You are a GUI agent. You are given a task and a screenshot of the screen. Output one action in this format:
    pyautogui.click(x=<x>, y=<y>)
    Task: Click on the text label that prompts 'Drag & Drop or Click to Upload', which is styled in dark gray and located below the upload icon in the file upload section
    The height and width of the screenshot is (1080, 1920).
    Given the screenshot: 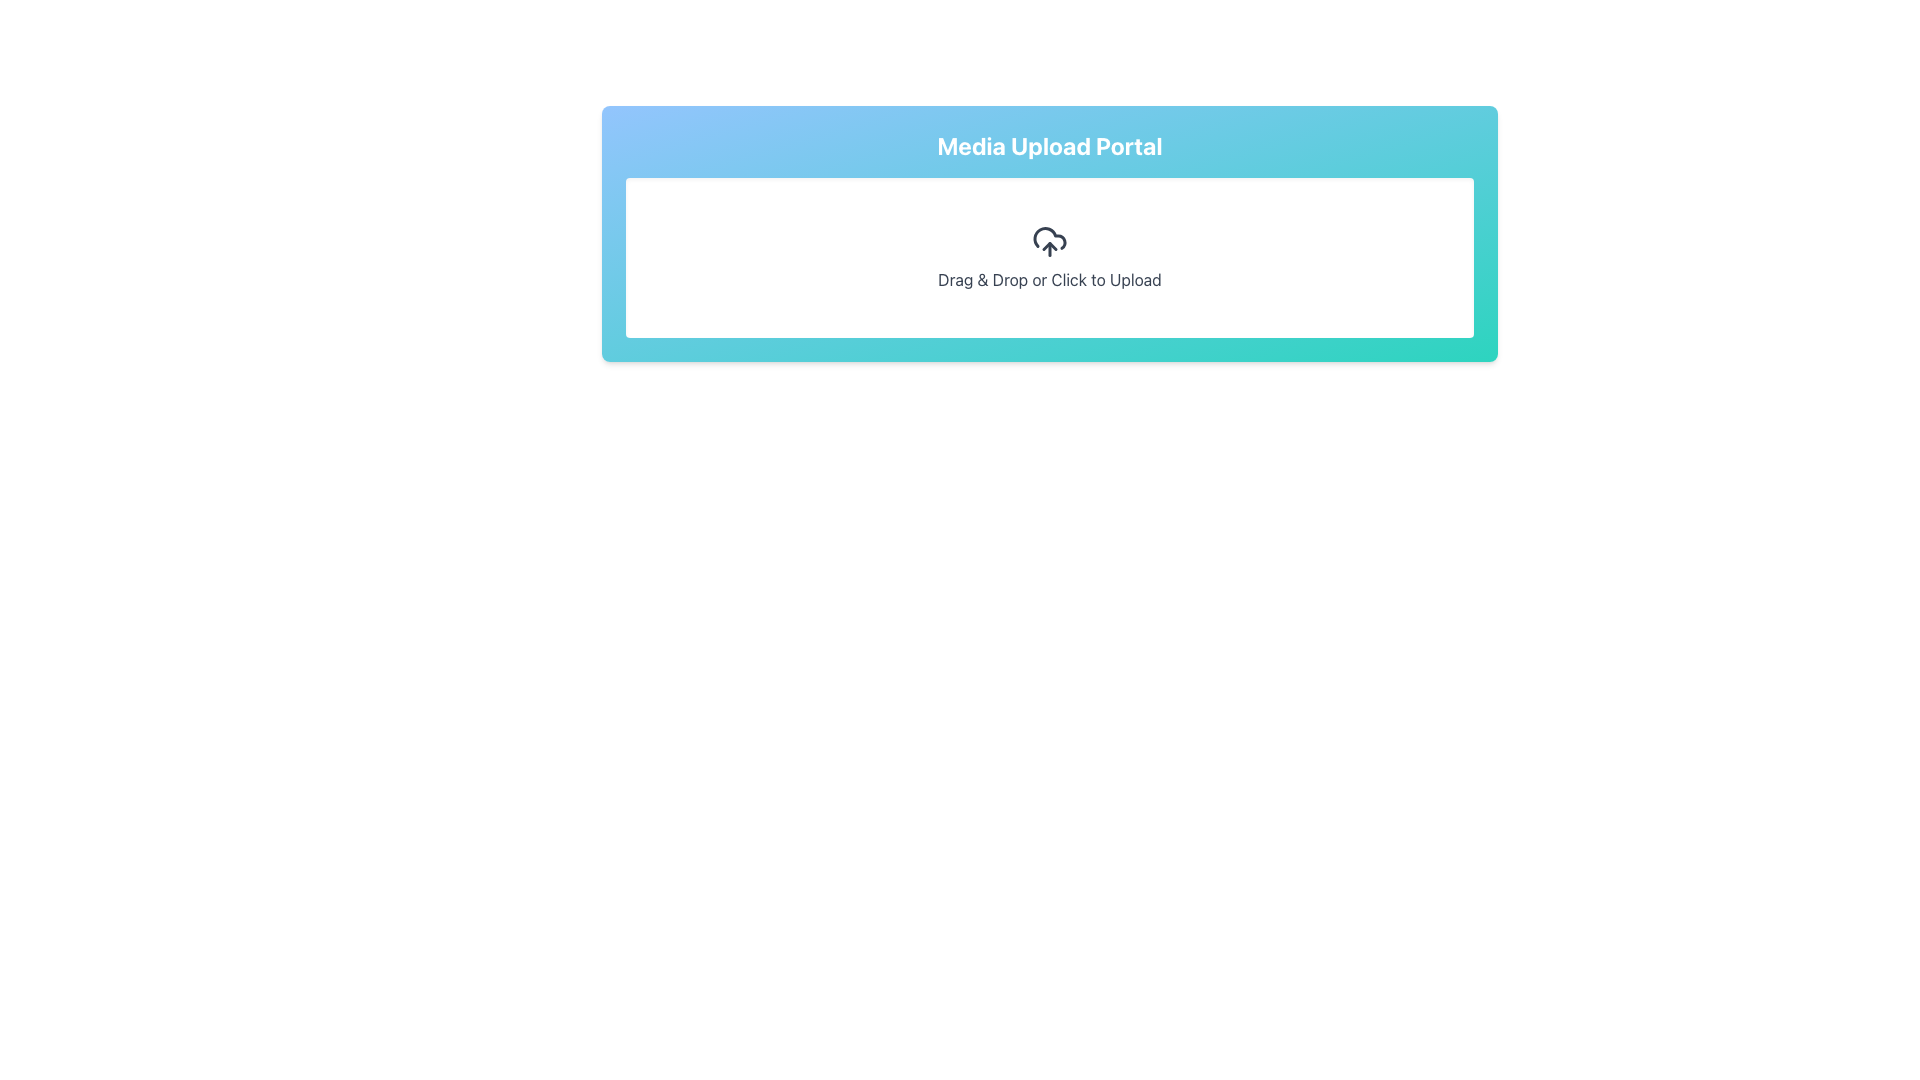 What is the action you would take?
    pyautogui.click(x=1049, y=280)
    